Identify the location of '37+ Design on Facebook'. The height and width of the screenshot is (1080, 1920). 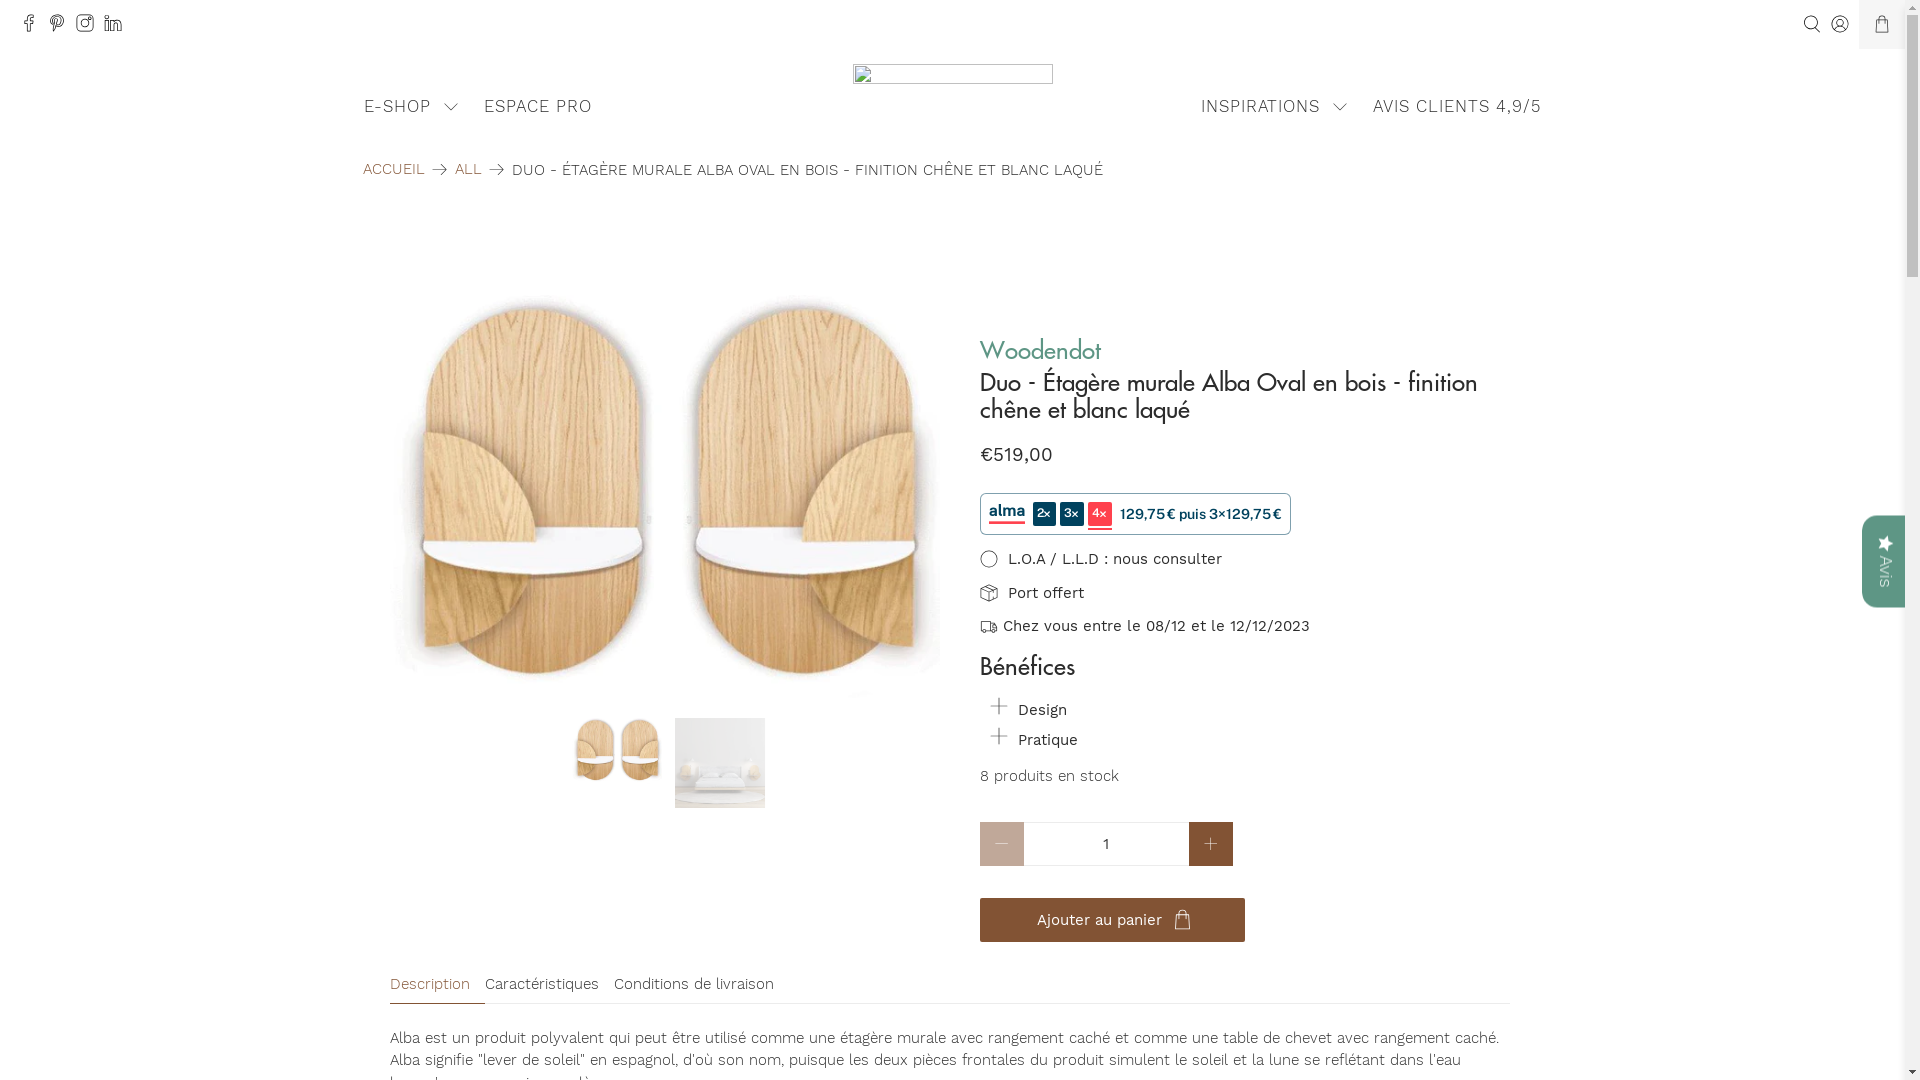
(19, 27).